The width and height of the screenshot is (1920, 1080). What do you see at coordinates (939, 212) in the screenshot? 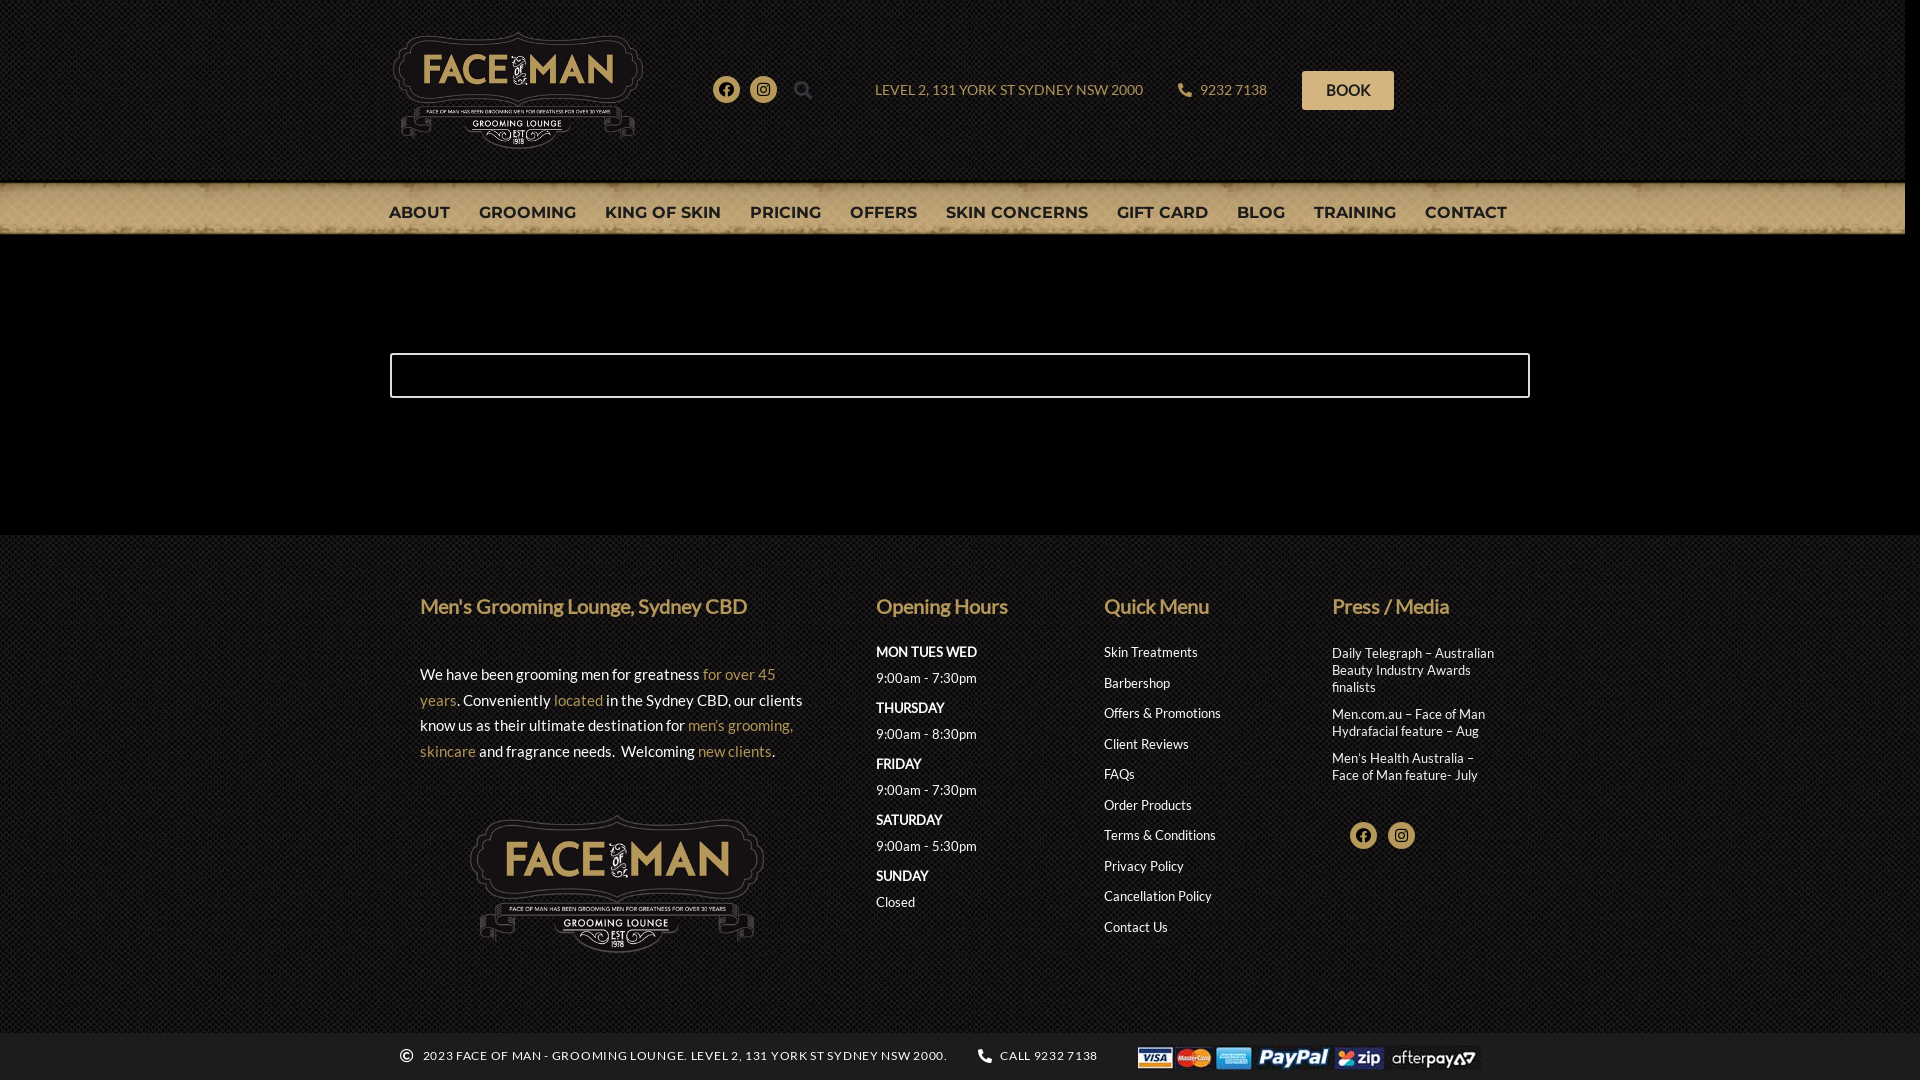
I see `'SKIN CONCERNS'` at bounding box center [939, 212].